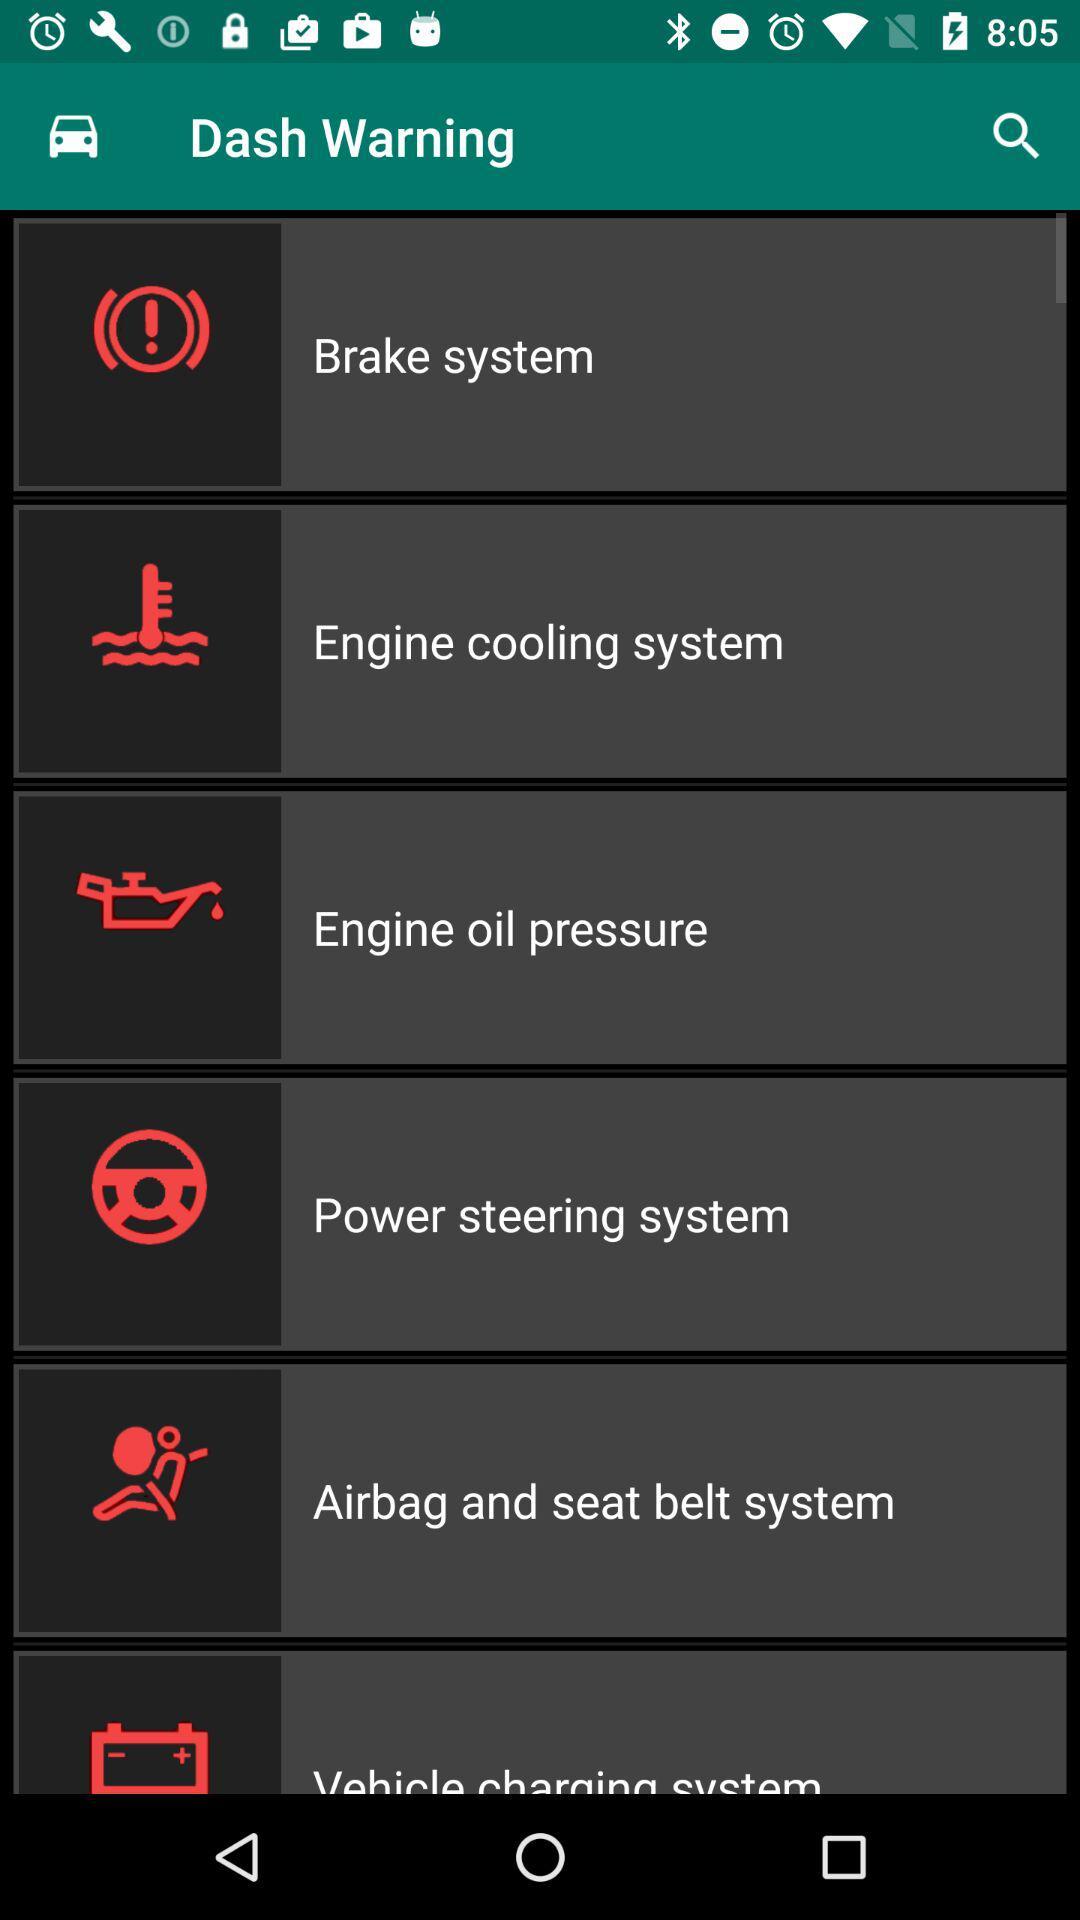 This screenshot has height=1920, width=1080. What do you see at coordinates (688, 1500) in the screenshot?
I see `the icon below the power steering system item` at bounding box center [688, 1500].